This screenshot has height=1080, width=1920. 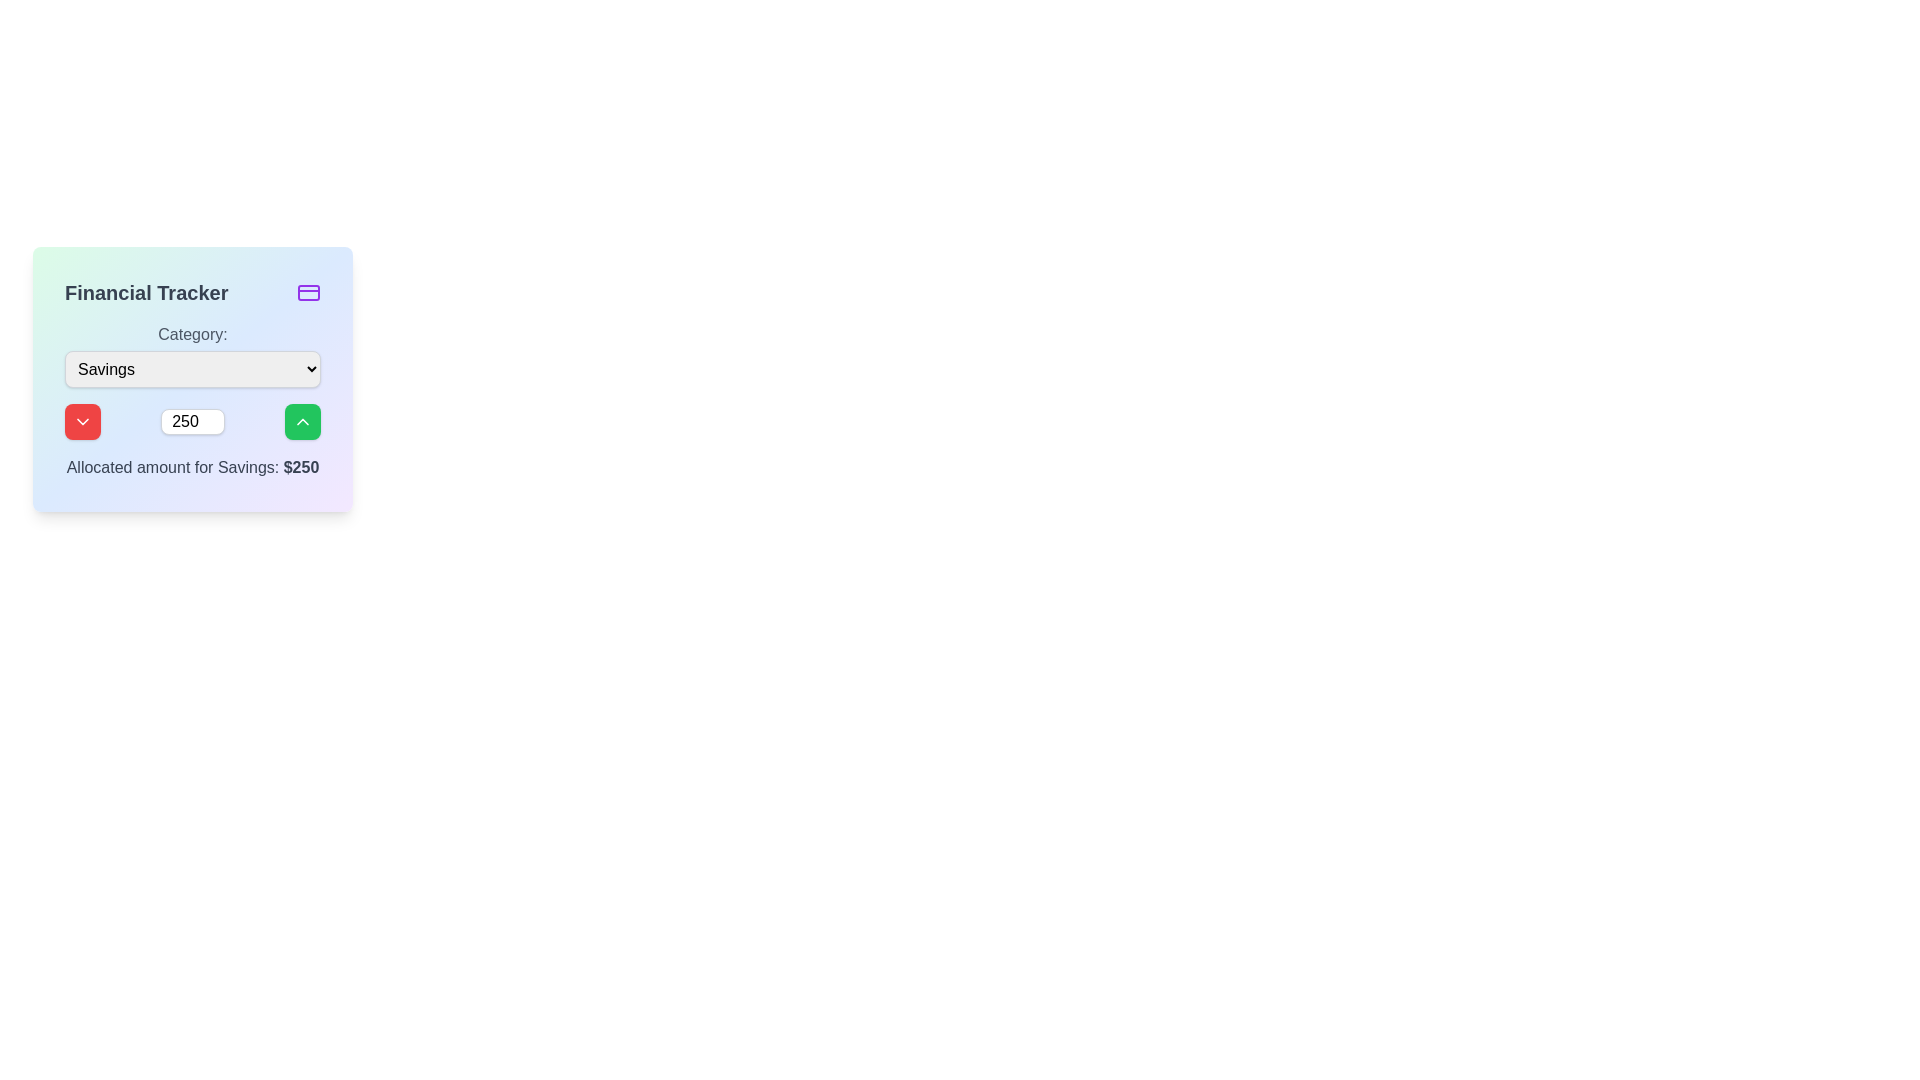 I want to click on the text label that displays 'Allocated amount for Savings: $250', which is located at the bottom of the card component, so click(x=192, y=467).